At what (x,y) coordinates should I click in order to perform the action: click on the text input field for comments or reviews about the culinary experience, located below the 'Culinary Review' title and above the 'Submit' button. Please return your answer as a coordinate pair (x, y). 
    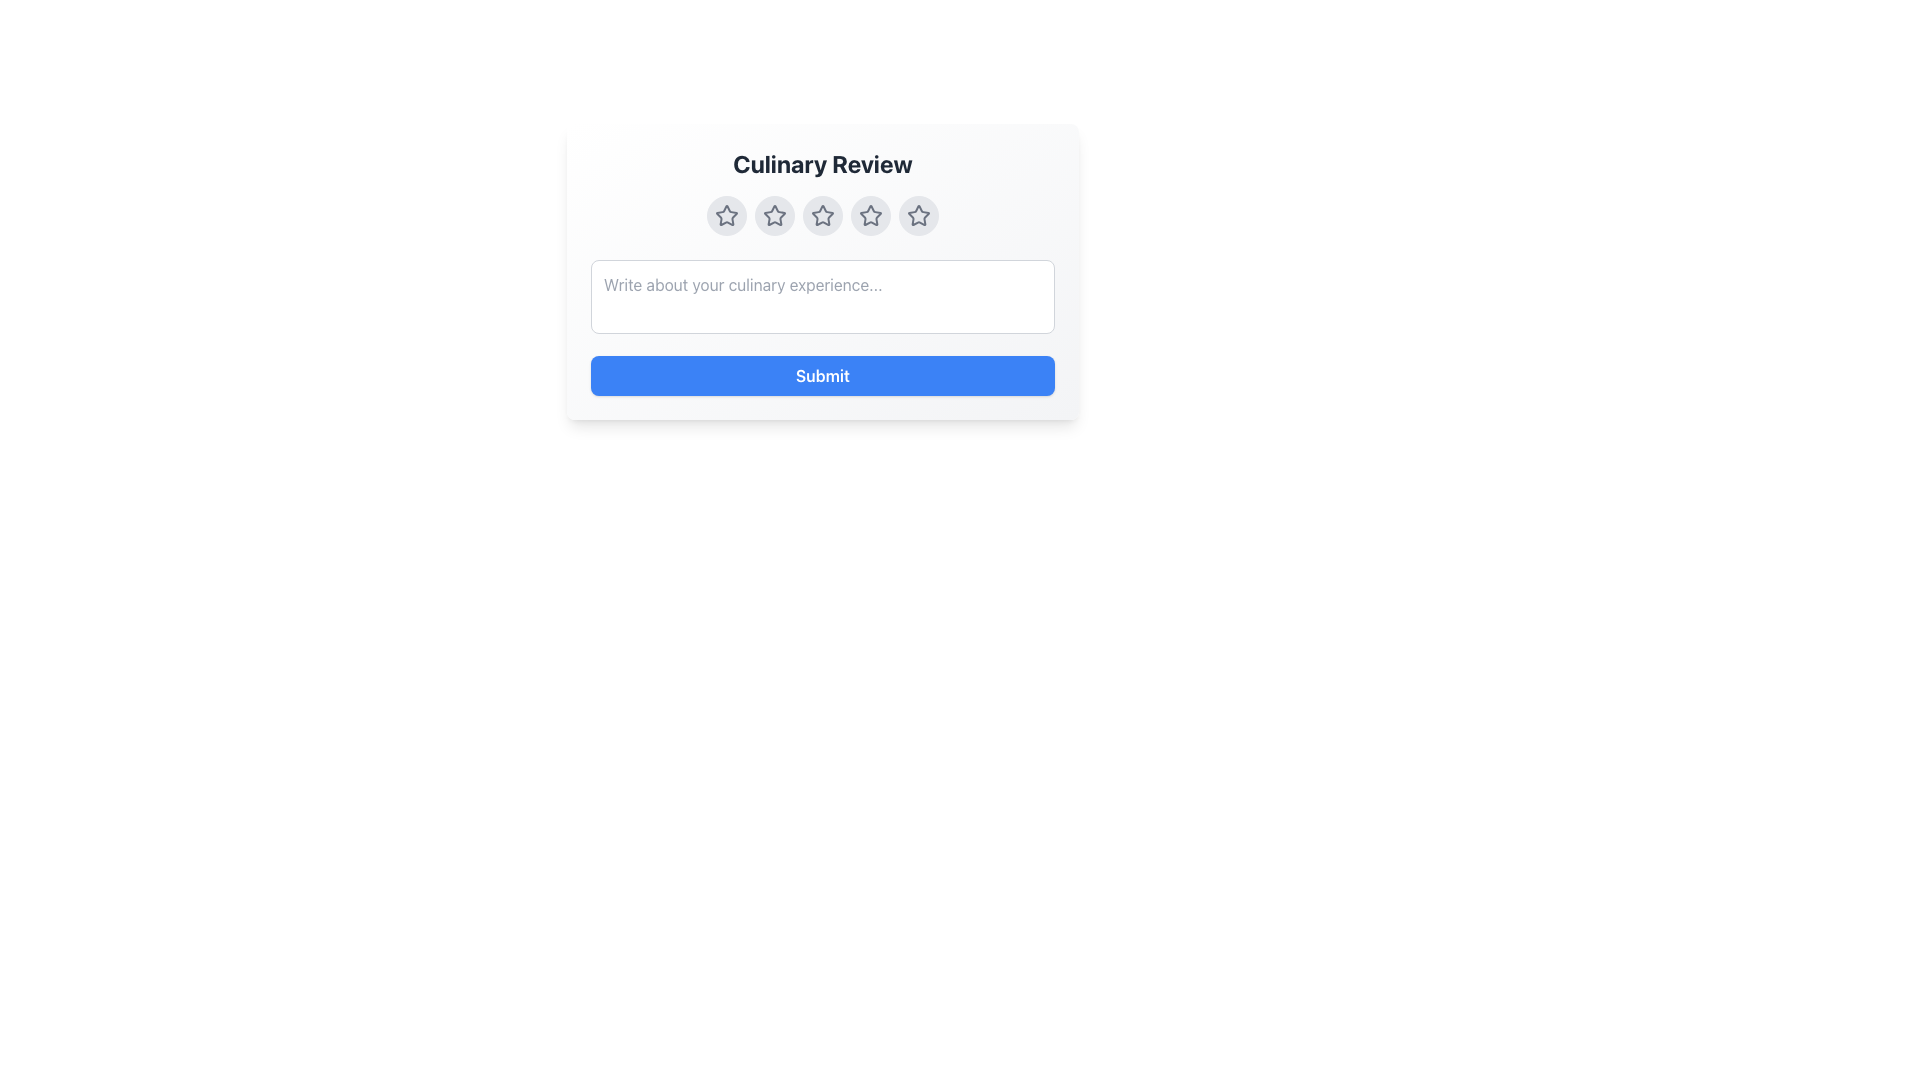
    Looking at the image, I should click on (822, 272).